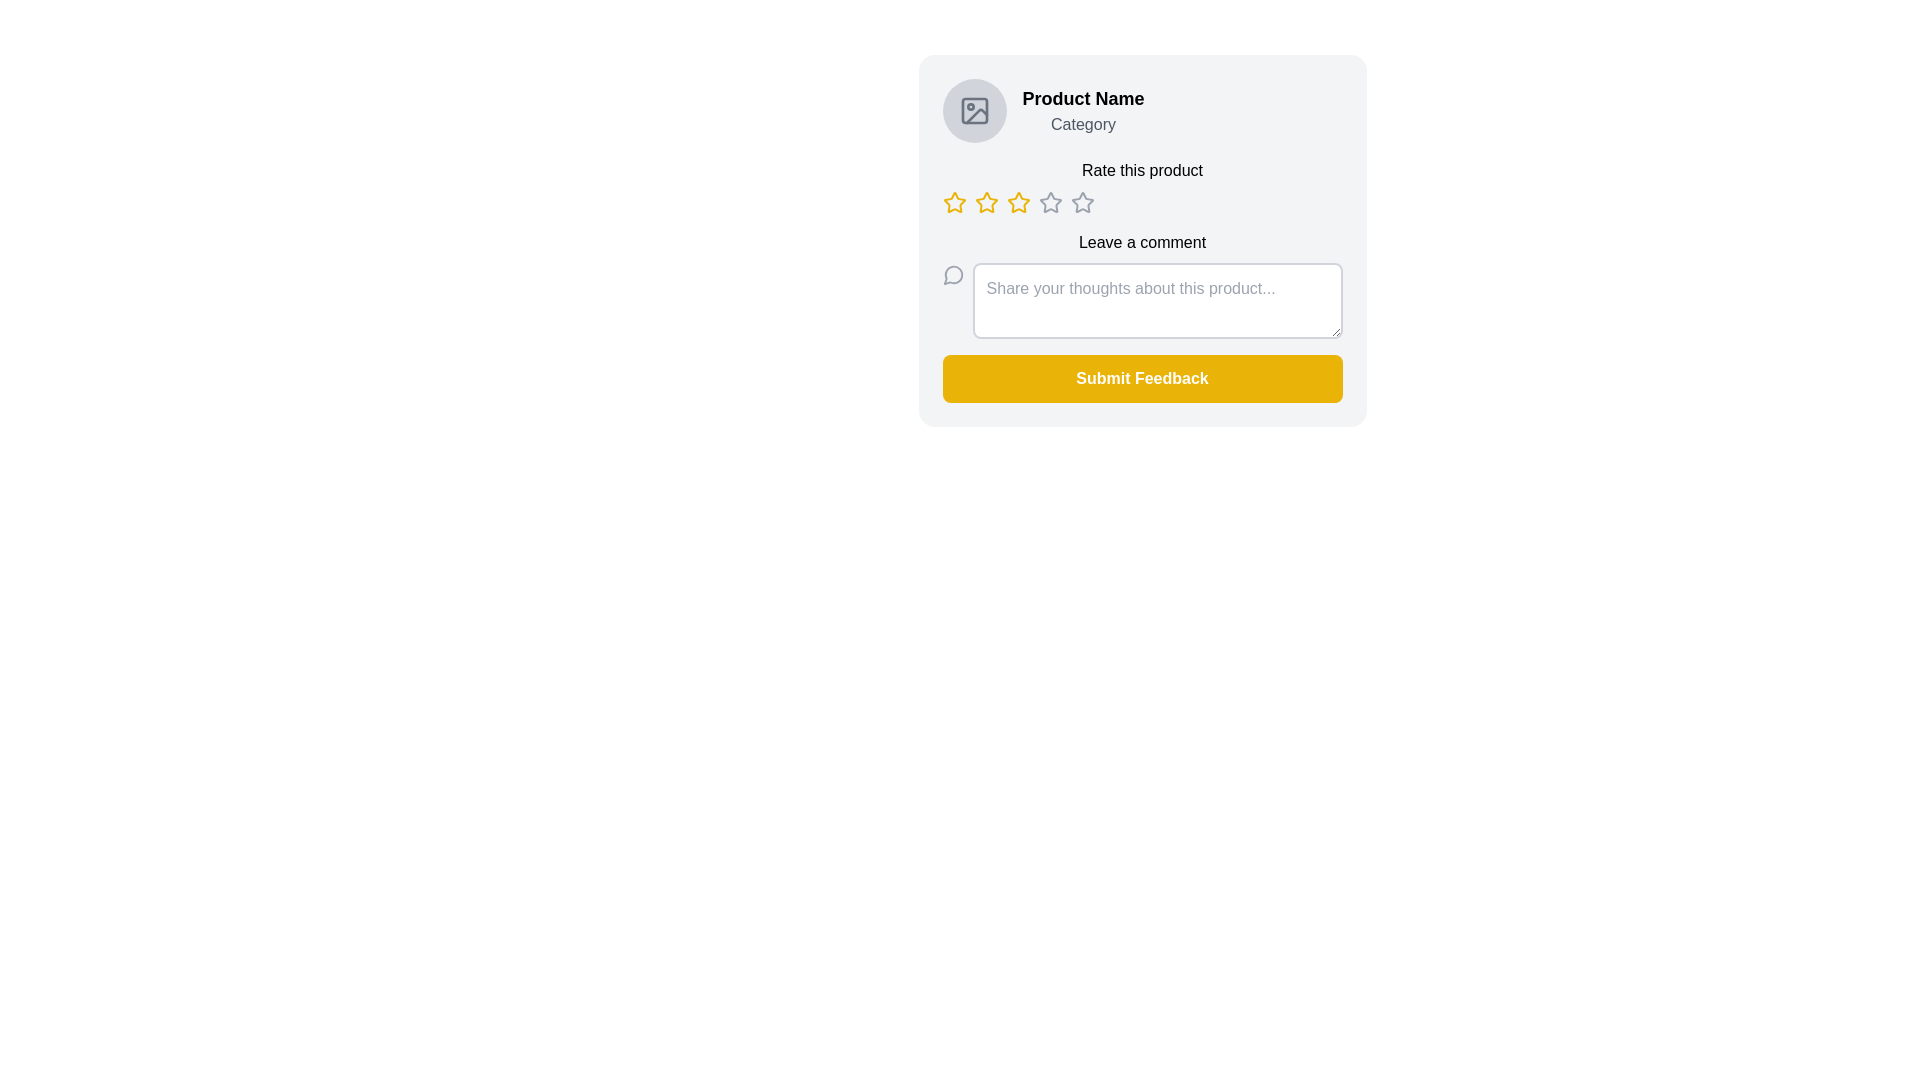 Image resolution: width=1920 pixels, height=1080 pixels. What do you see at coordinates (974, 111) in the screenshot?
I see `the gray image placeholder icon located at the top-left corner of the card, adjacent to the 'Product Name' text` at bounding box center [974, 111].